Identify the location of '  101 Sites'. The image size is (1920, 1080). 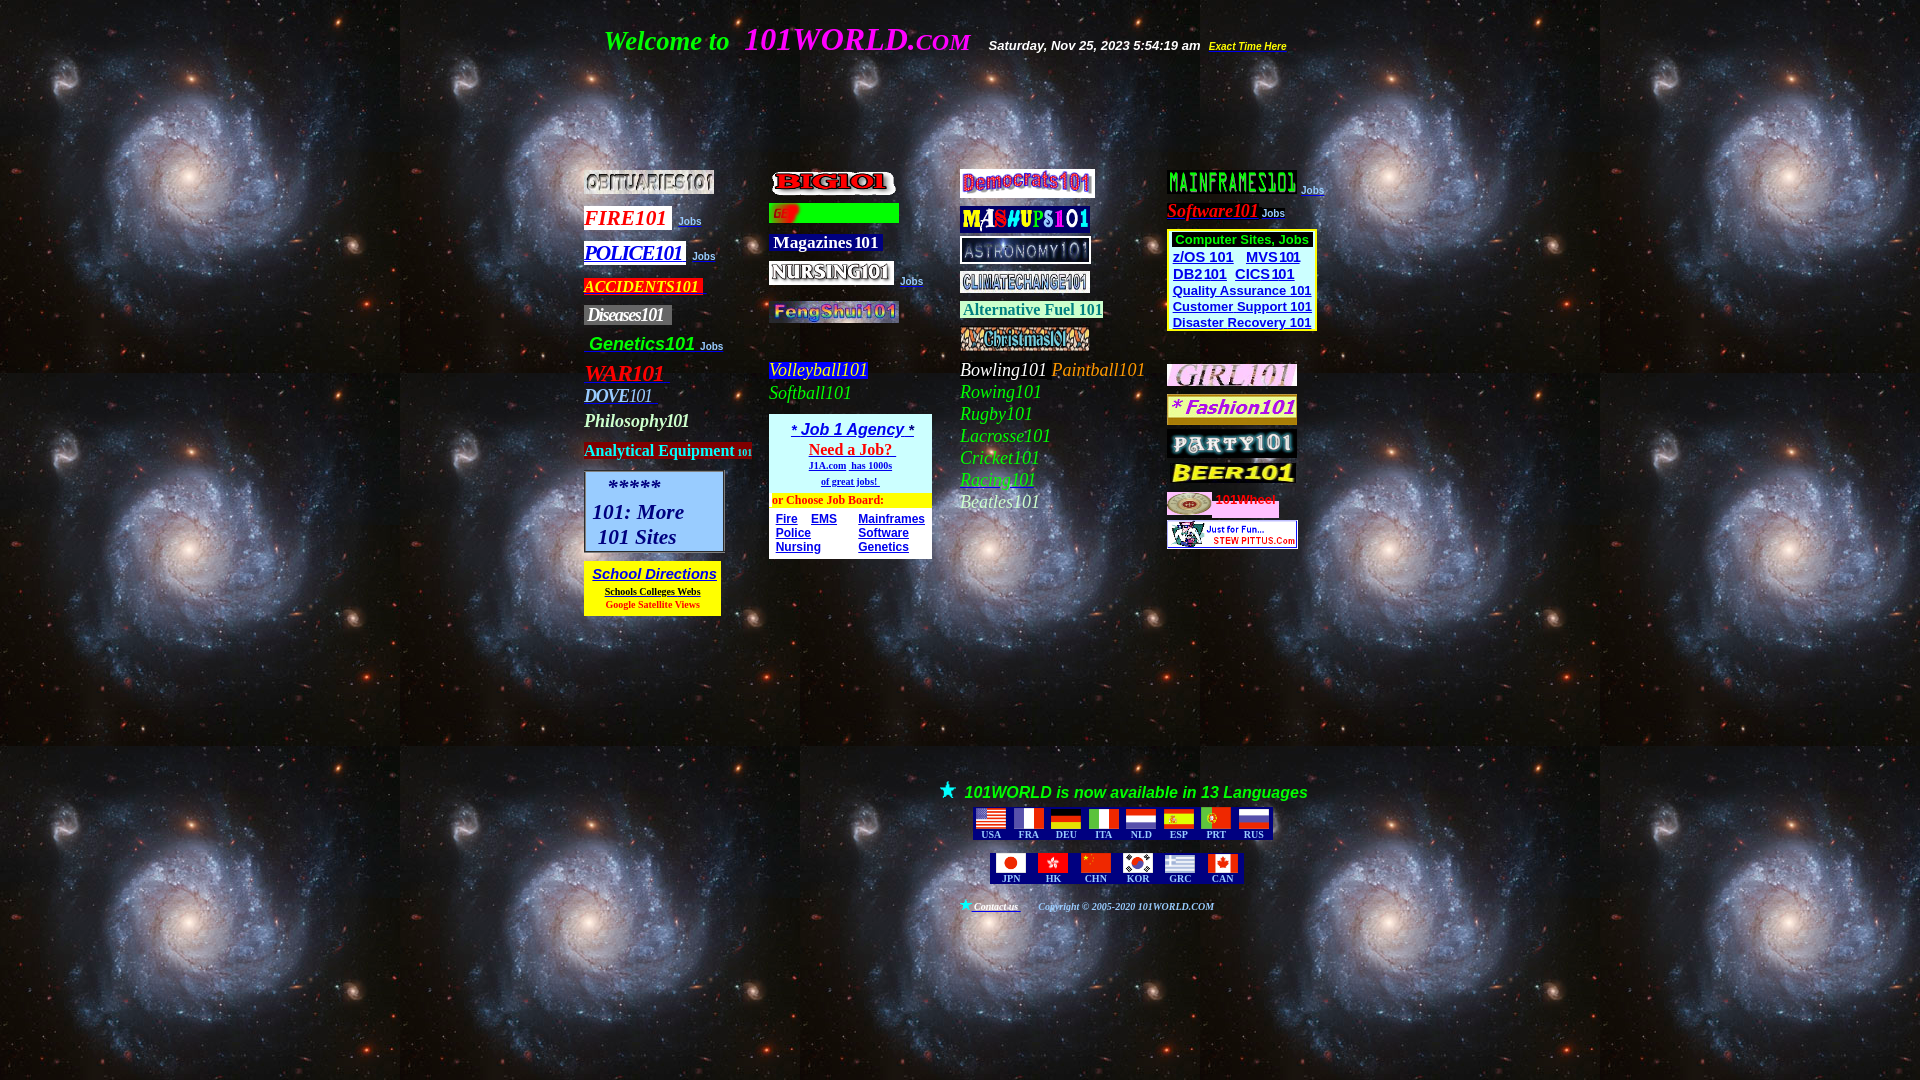
(630, 537).